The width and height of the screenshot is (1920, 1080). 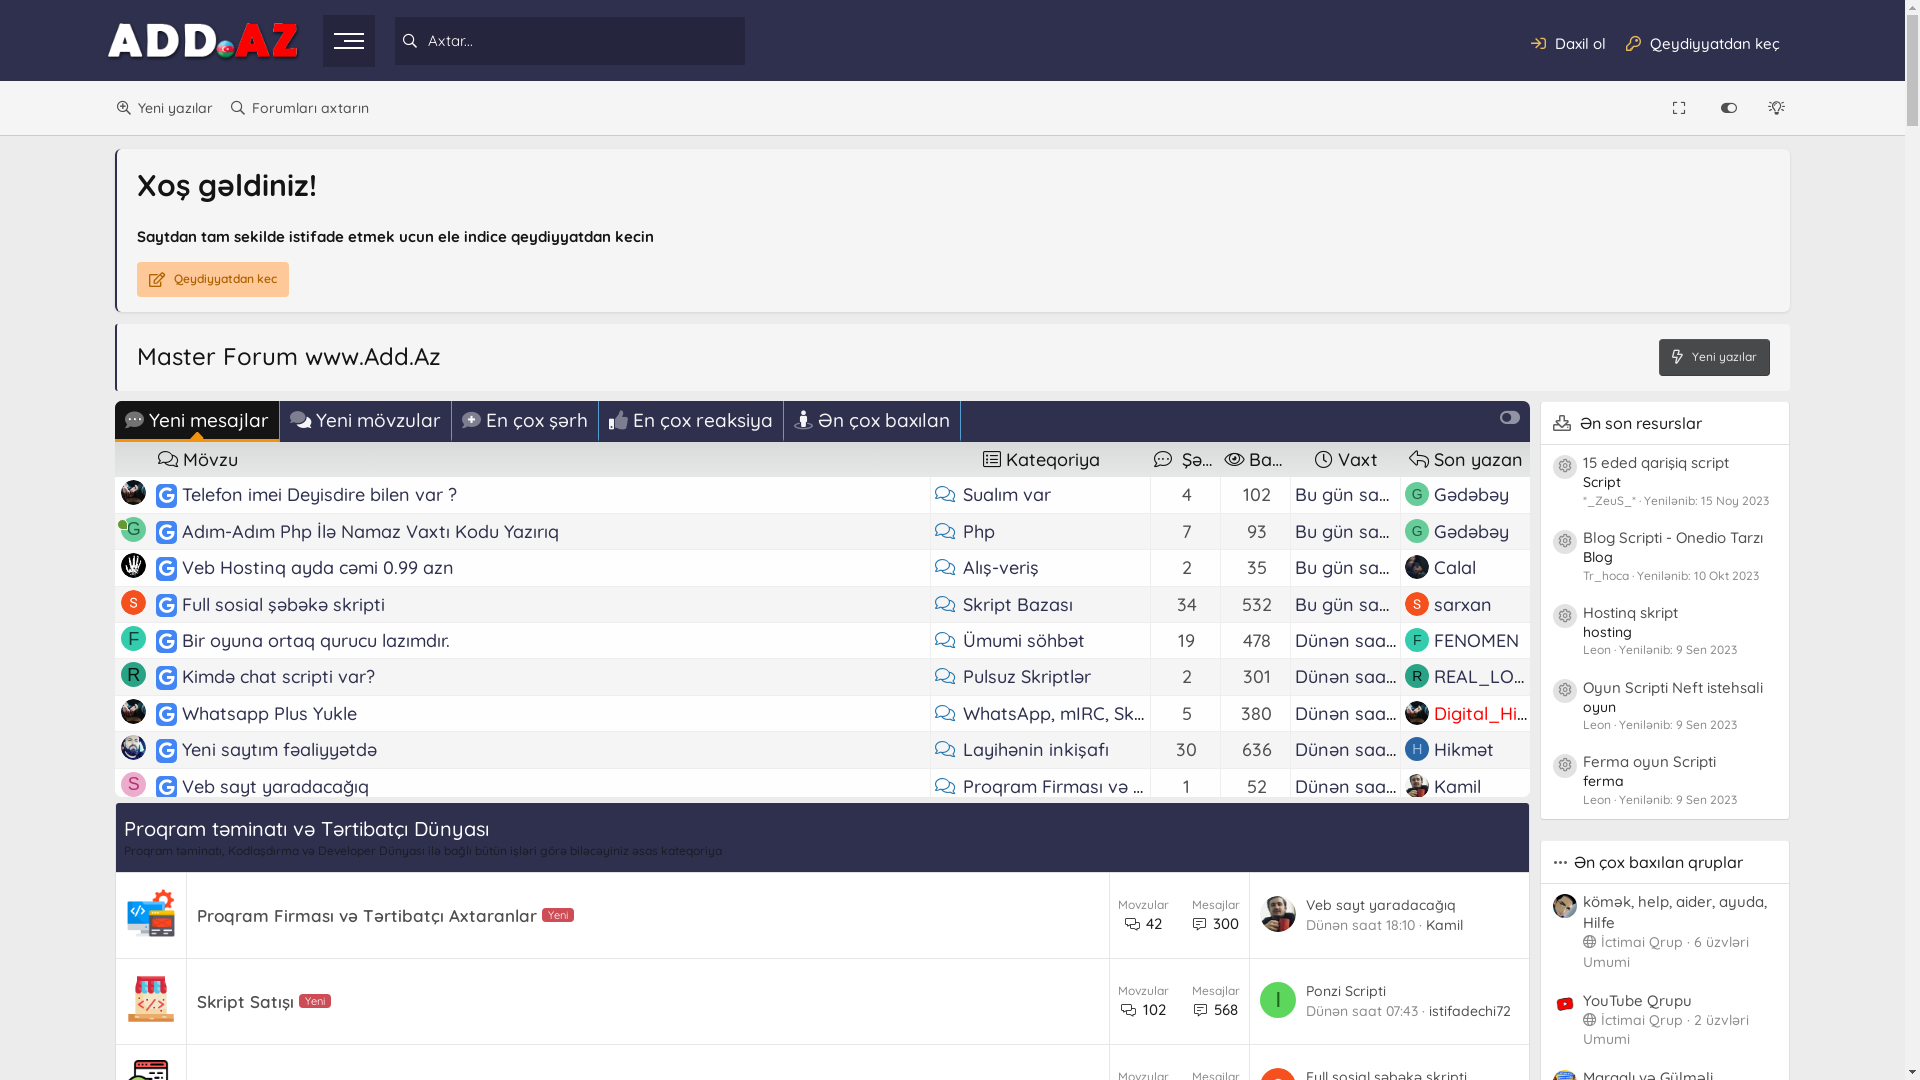 I want to click on 'YouTube Qrupu', so click(x=1637, y=1000).